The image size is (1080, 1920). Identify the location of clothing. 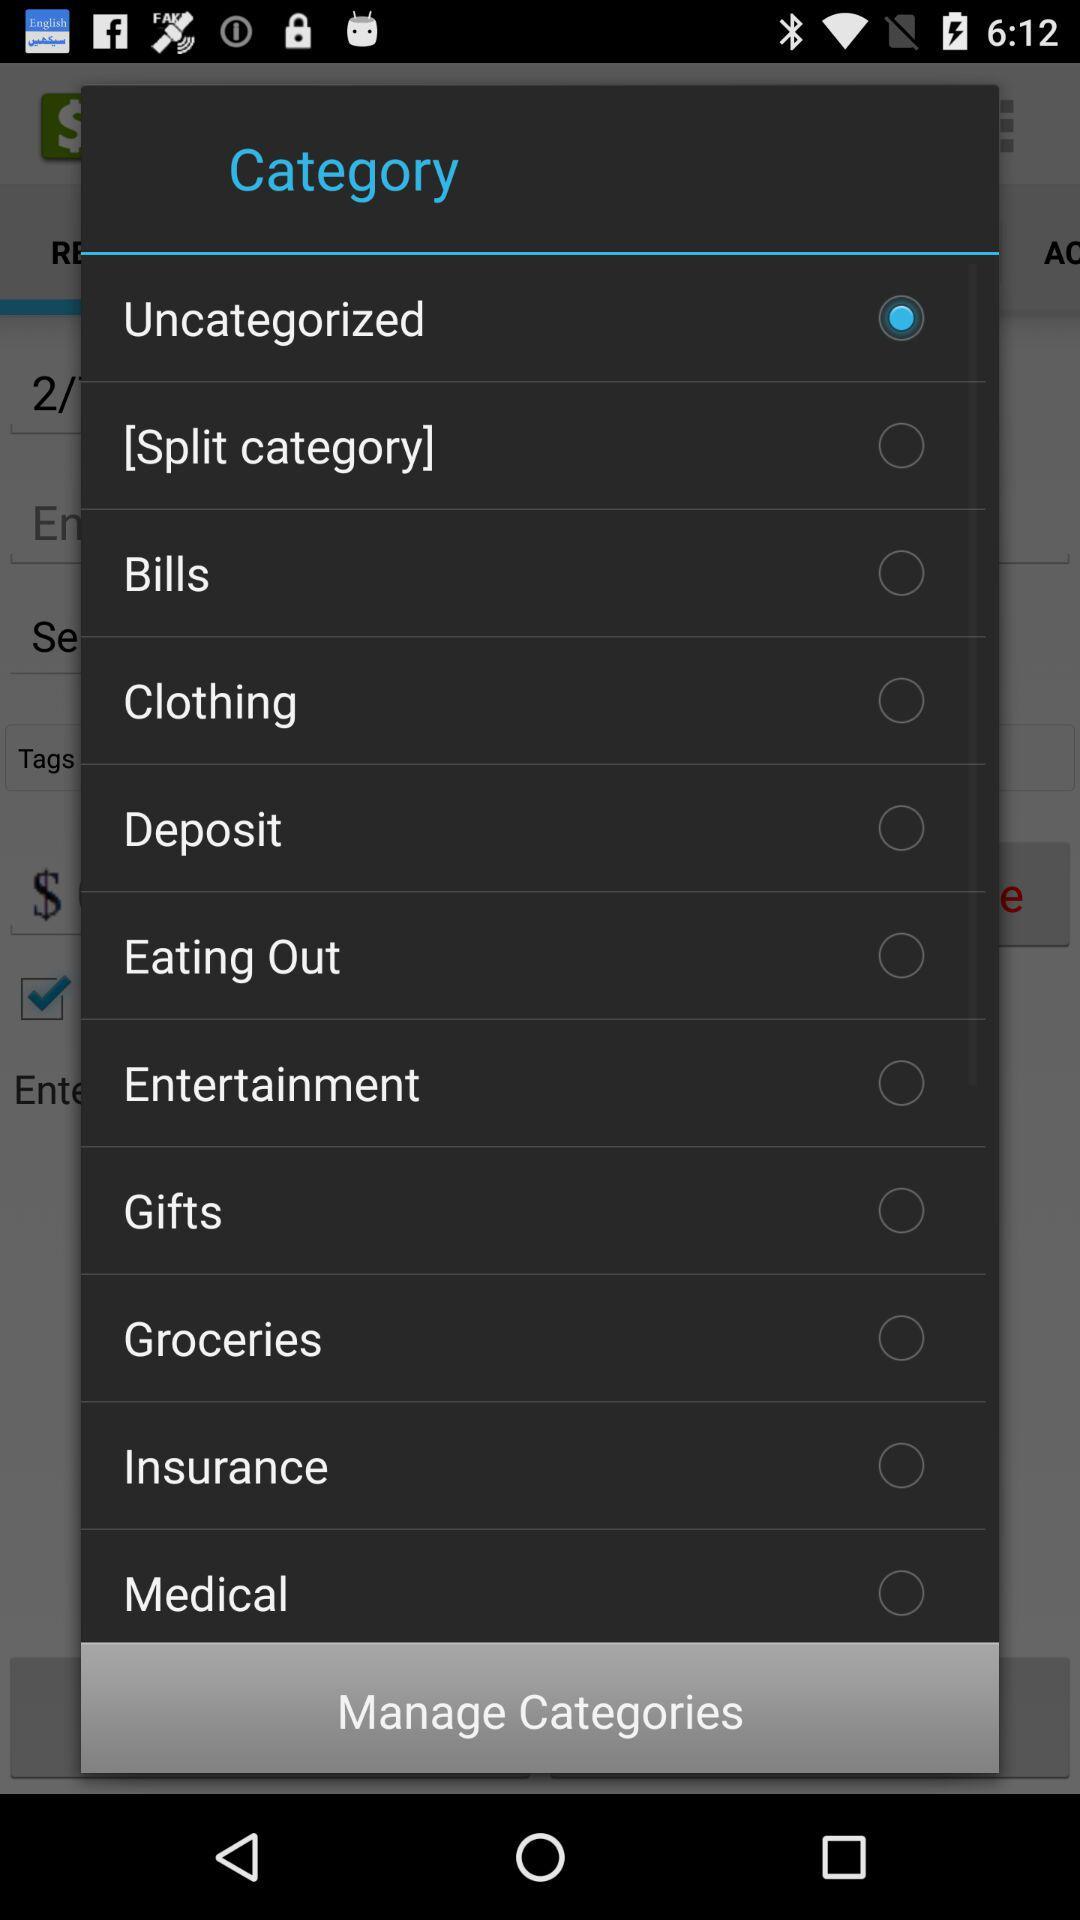
(532, 700).